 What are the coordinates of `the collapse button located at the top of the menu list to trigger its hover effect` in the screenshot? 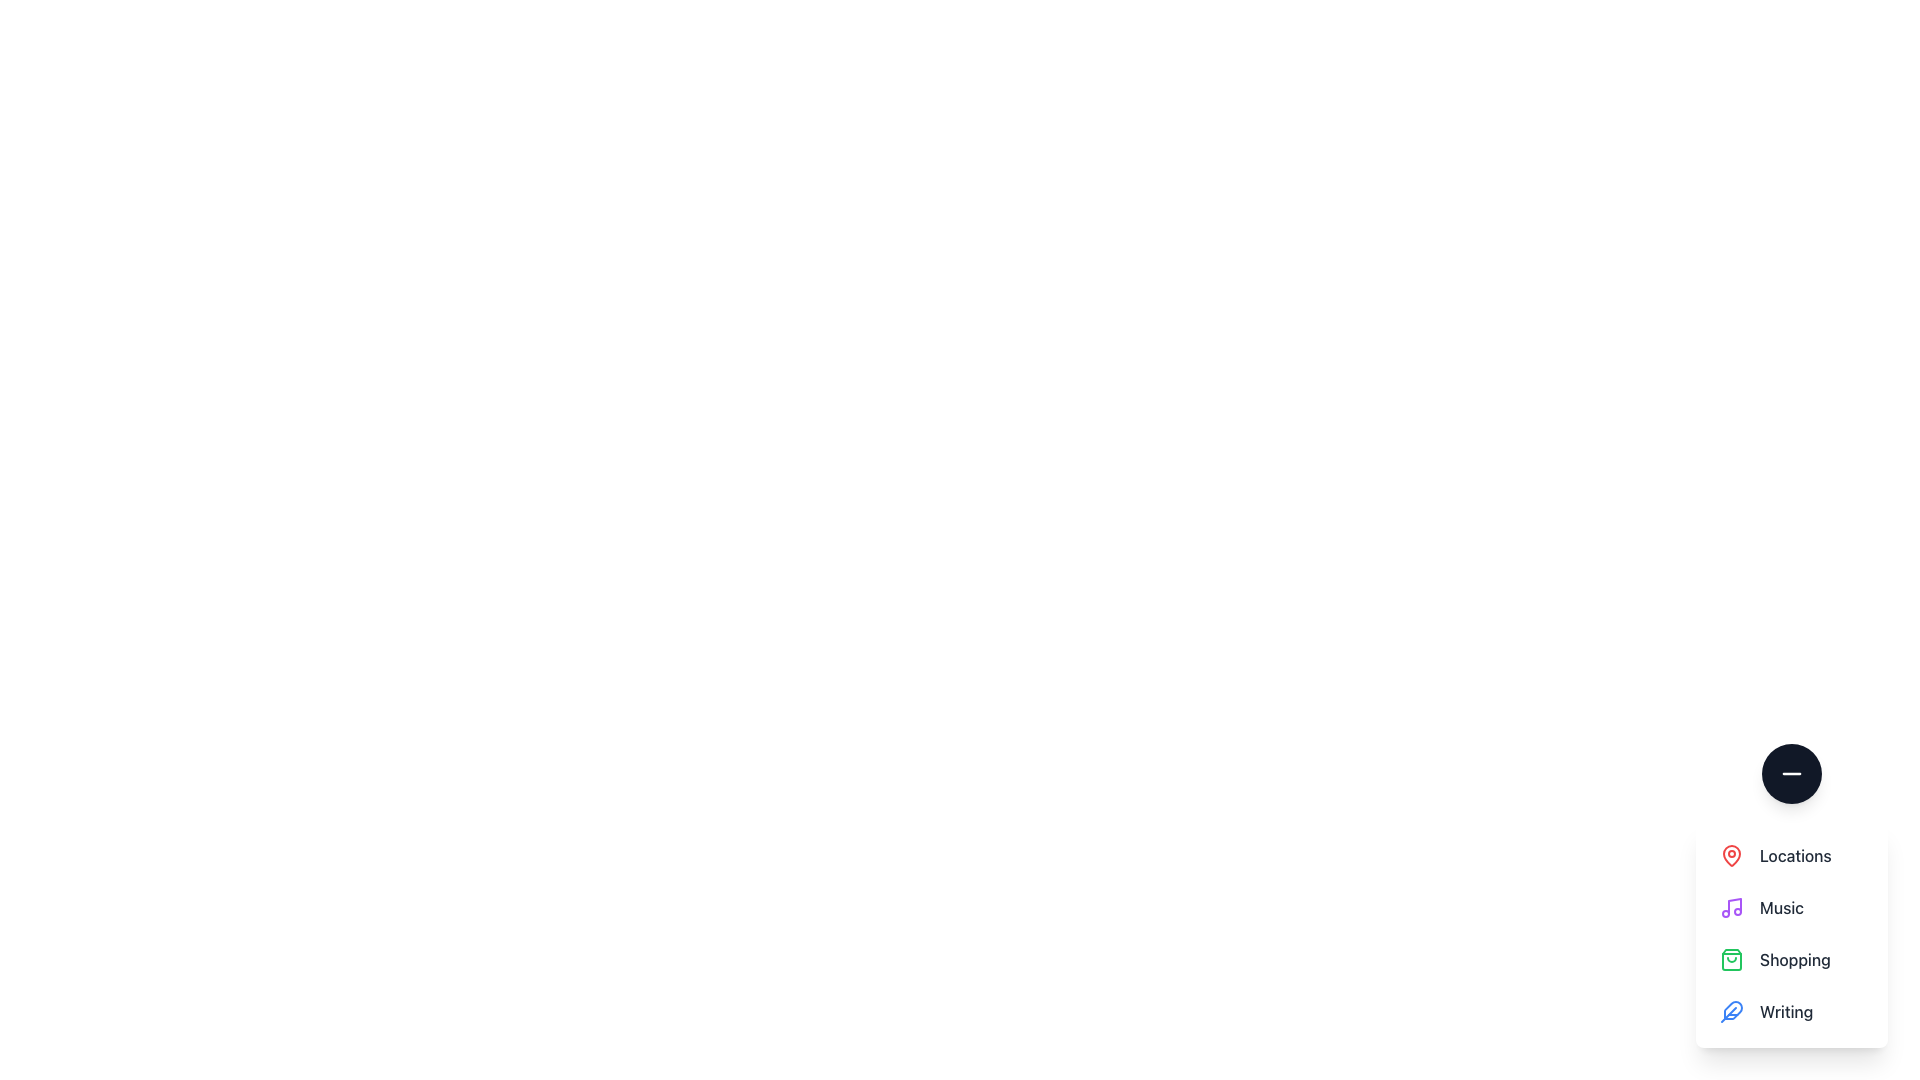 It's located at (1791, 773).